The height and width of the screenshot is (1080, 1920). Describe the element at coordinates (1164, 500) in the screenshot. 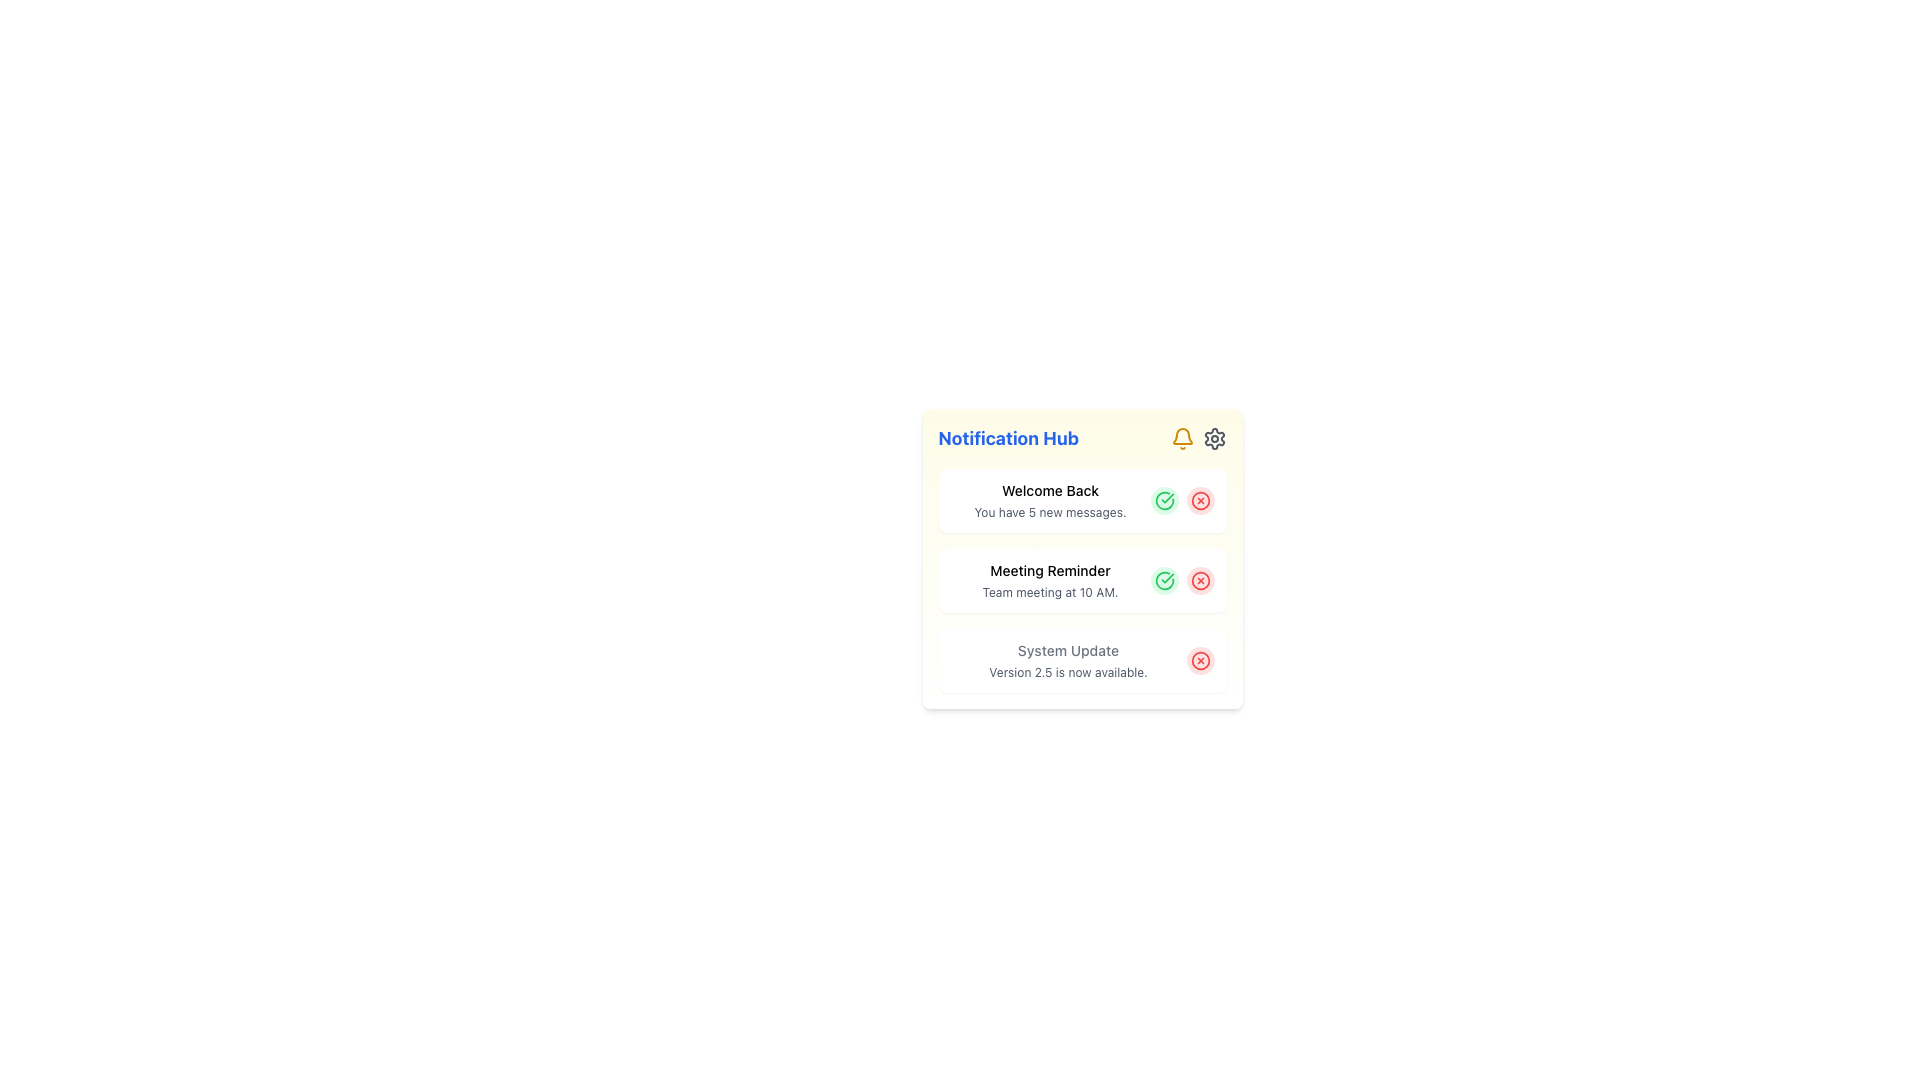

I see `the confirmation icon located to the right of the second item in the 'Meeting Reminder' list` at that location.